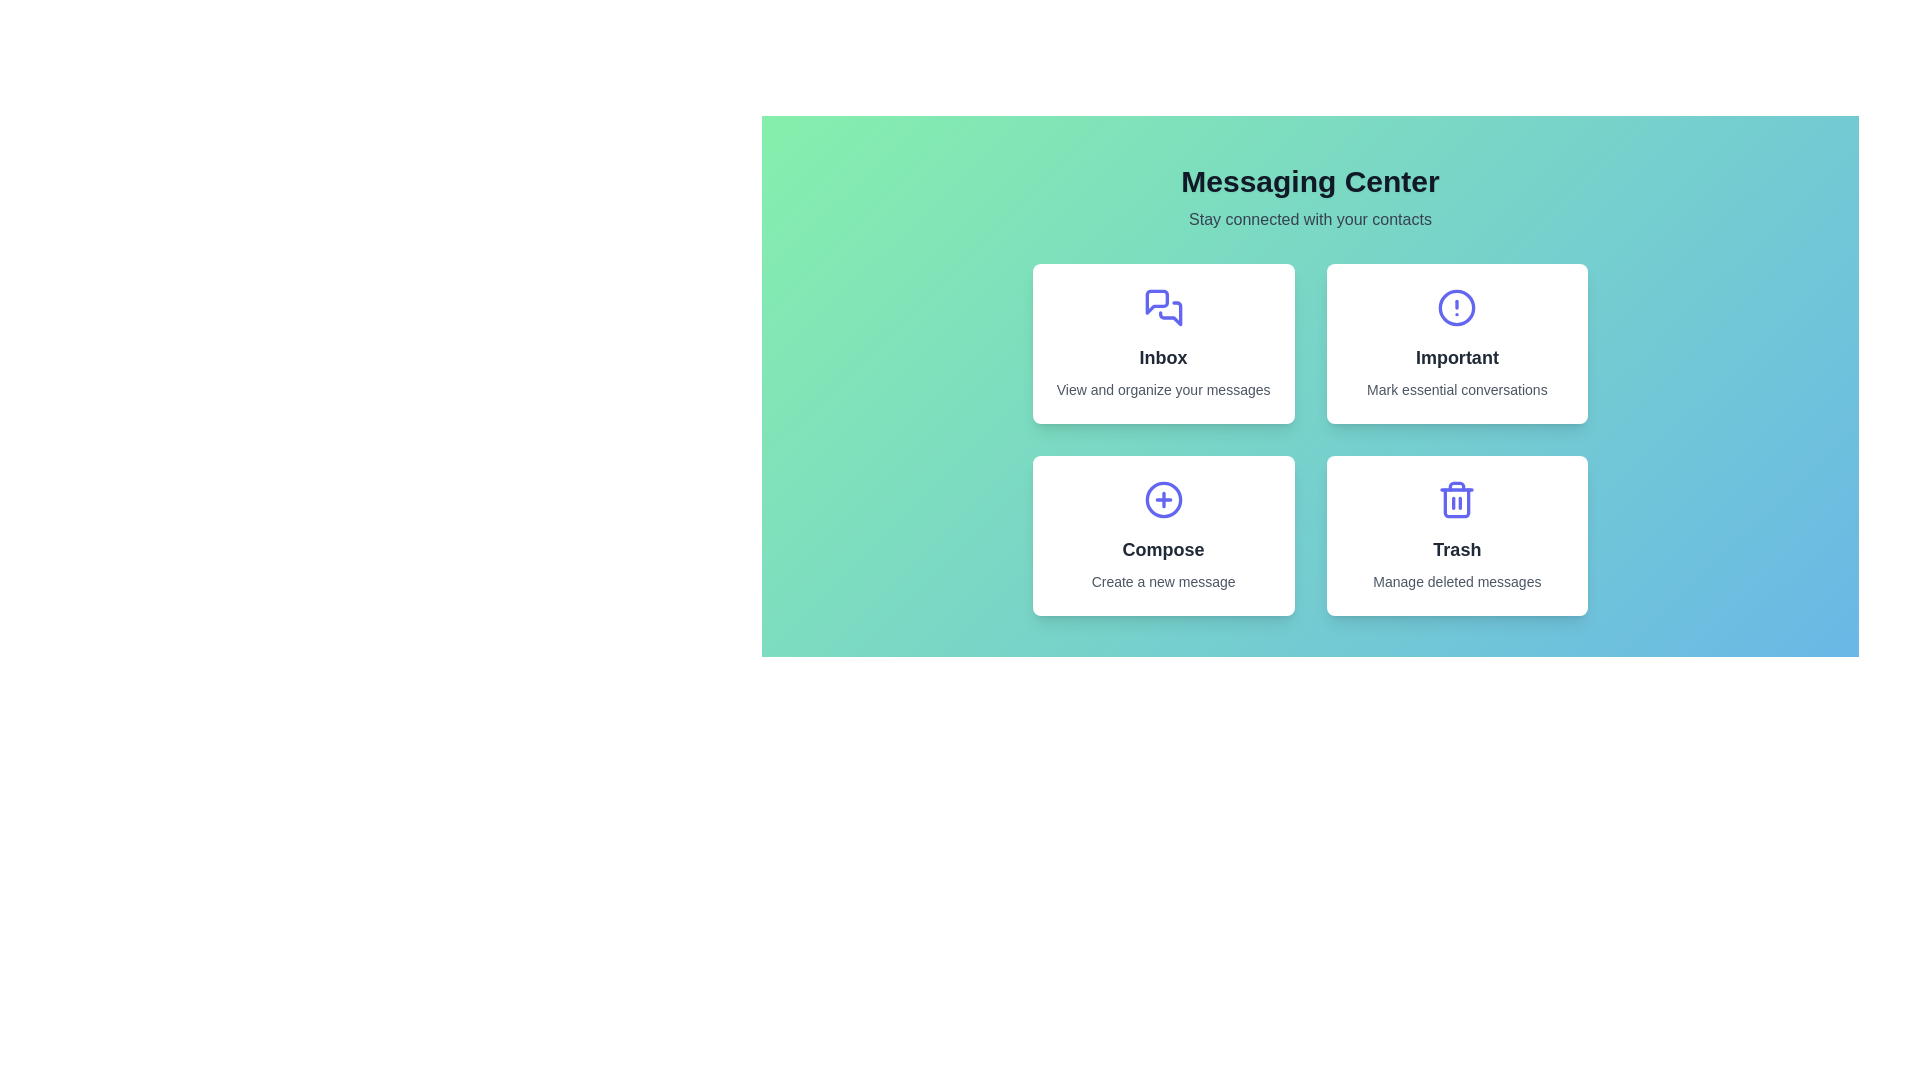  Describe the element at coordinates (1310, 181) in the screenshot. I see `the bold text label 'Messaging Center', which is prominently styled and located at the upper center section of the interface` at that location.